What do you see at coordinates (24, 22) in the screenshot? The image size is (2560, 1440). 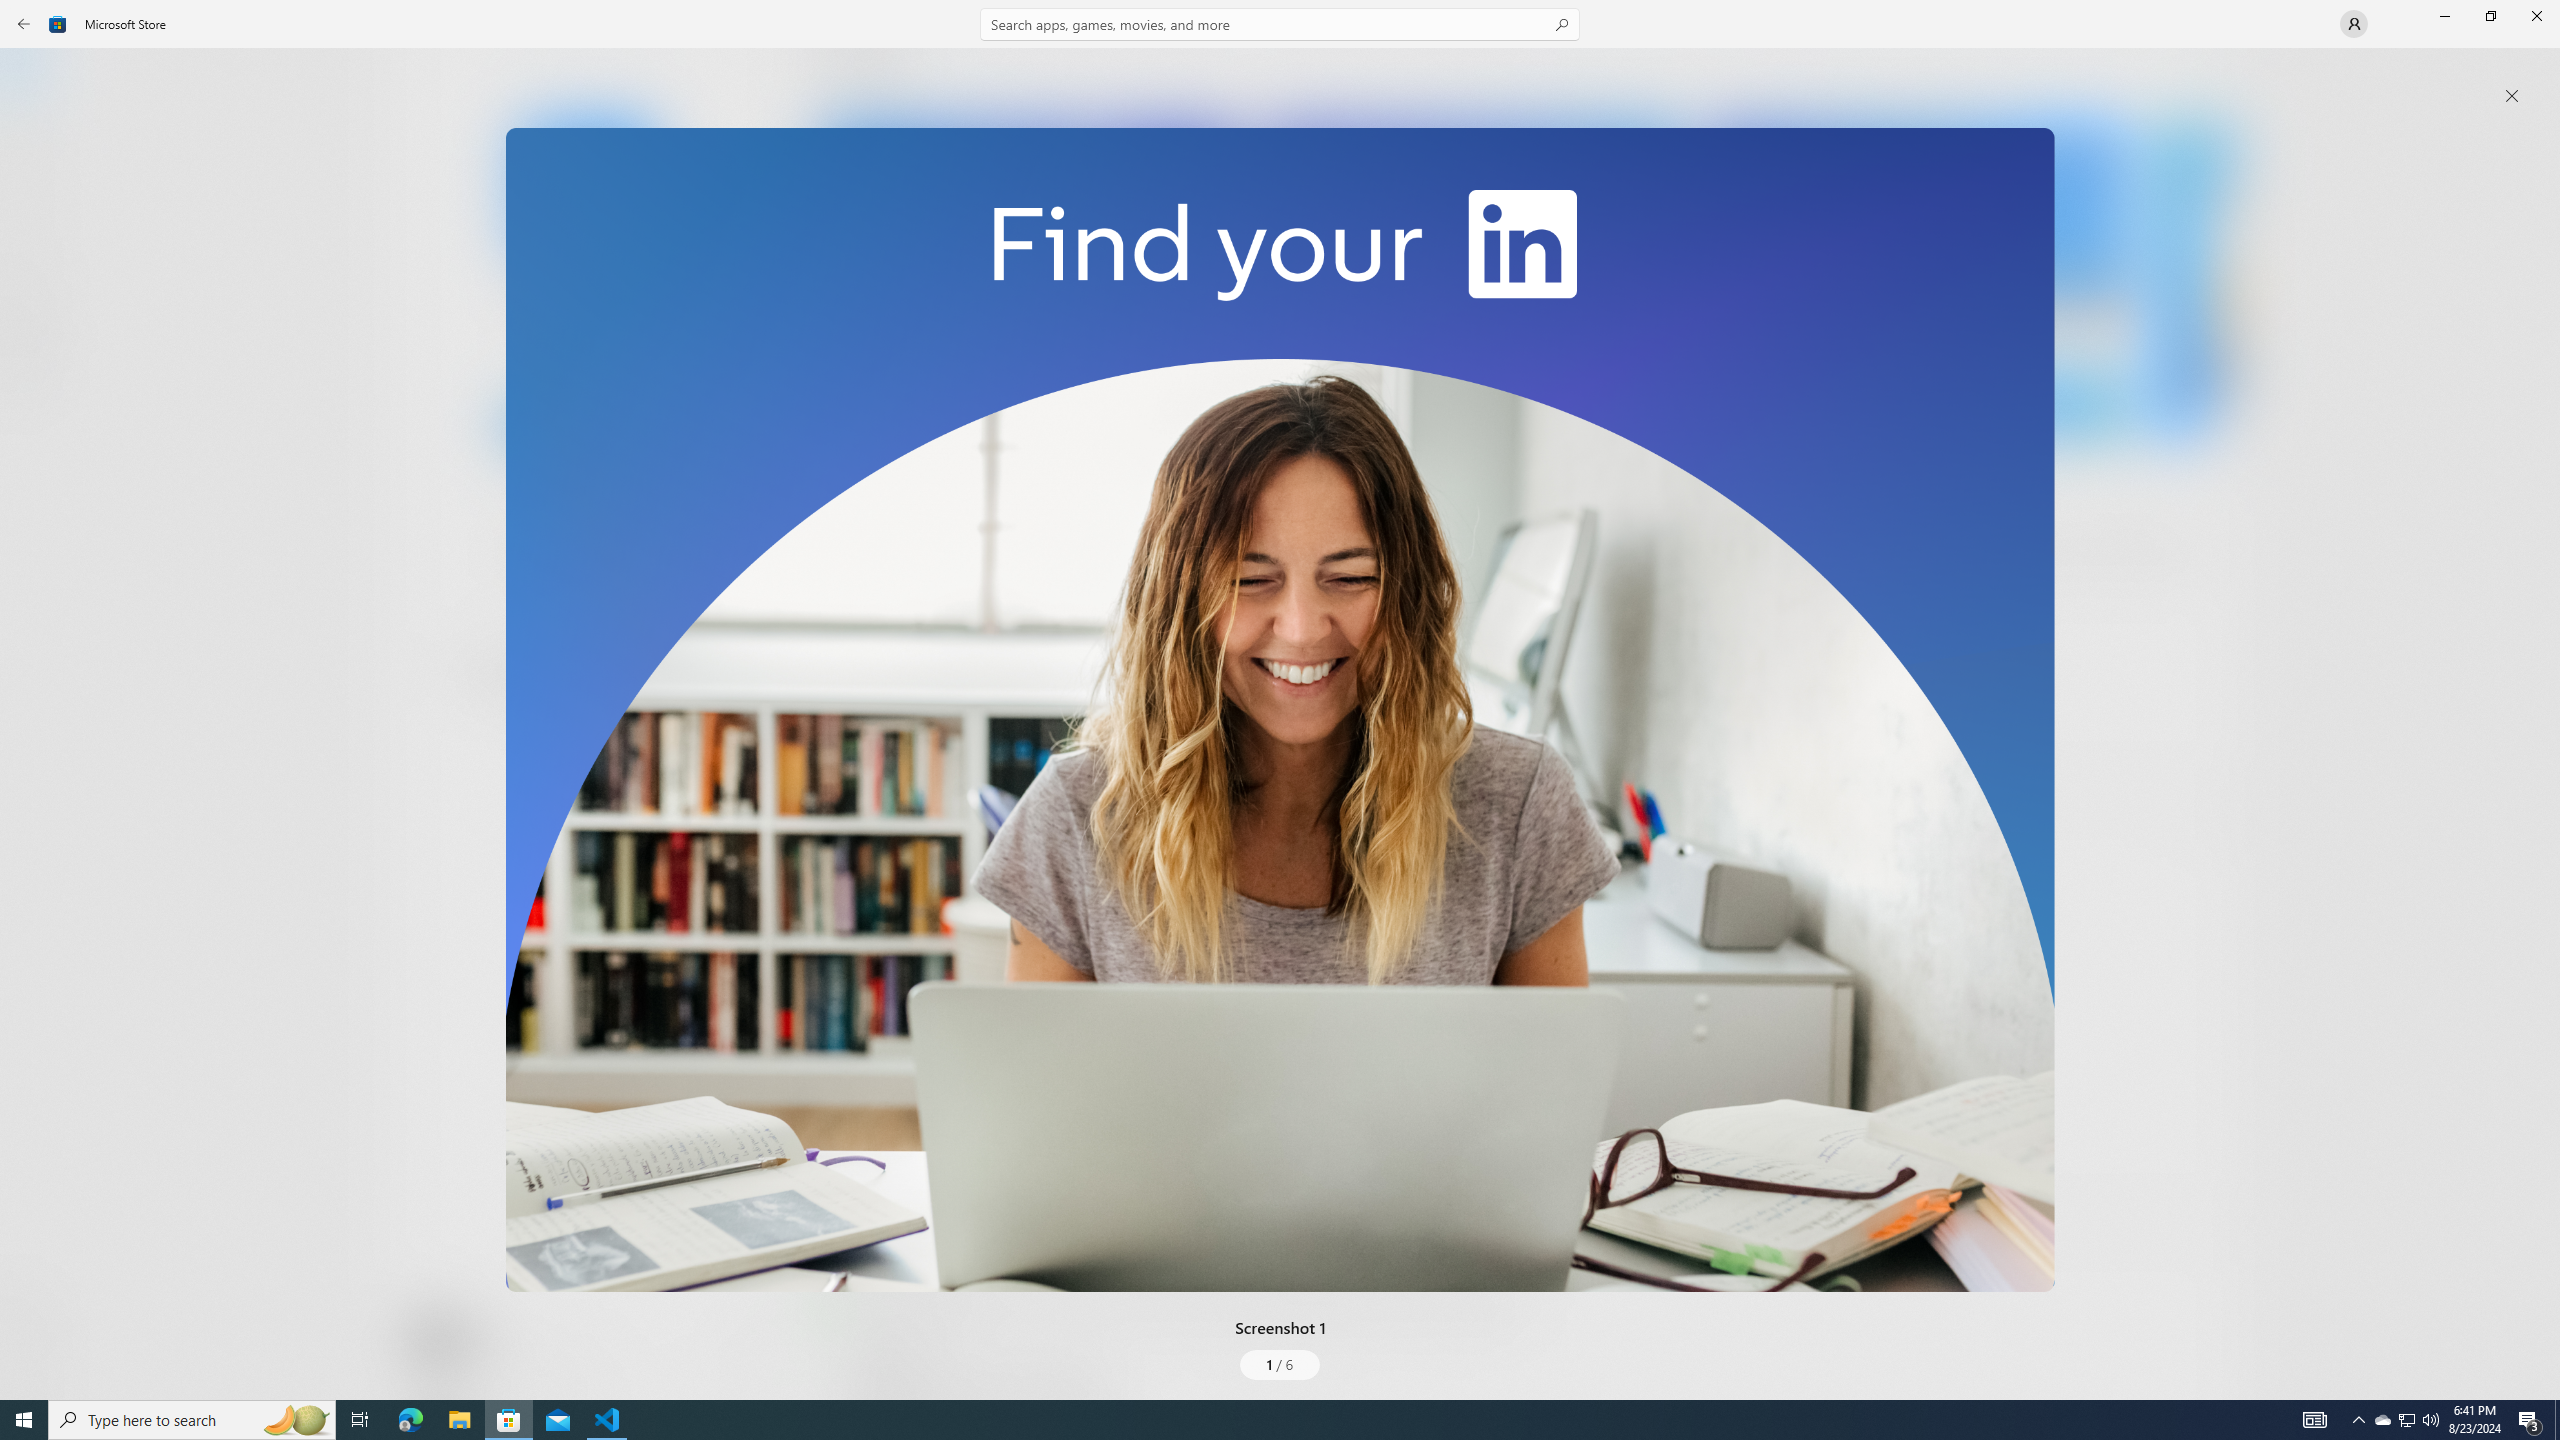 I see `'Back'` at bounding box center [24, 22].